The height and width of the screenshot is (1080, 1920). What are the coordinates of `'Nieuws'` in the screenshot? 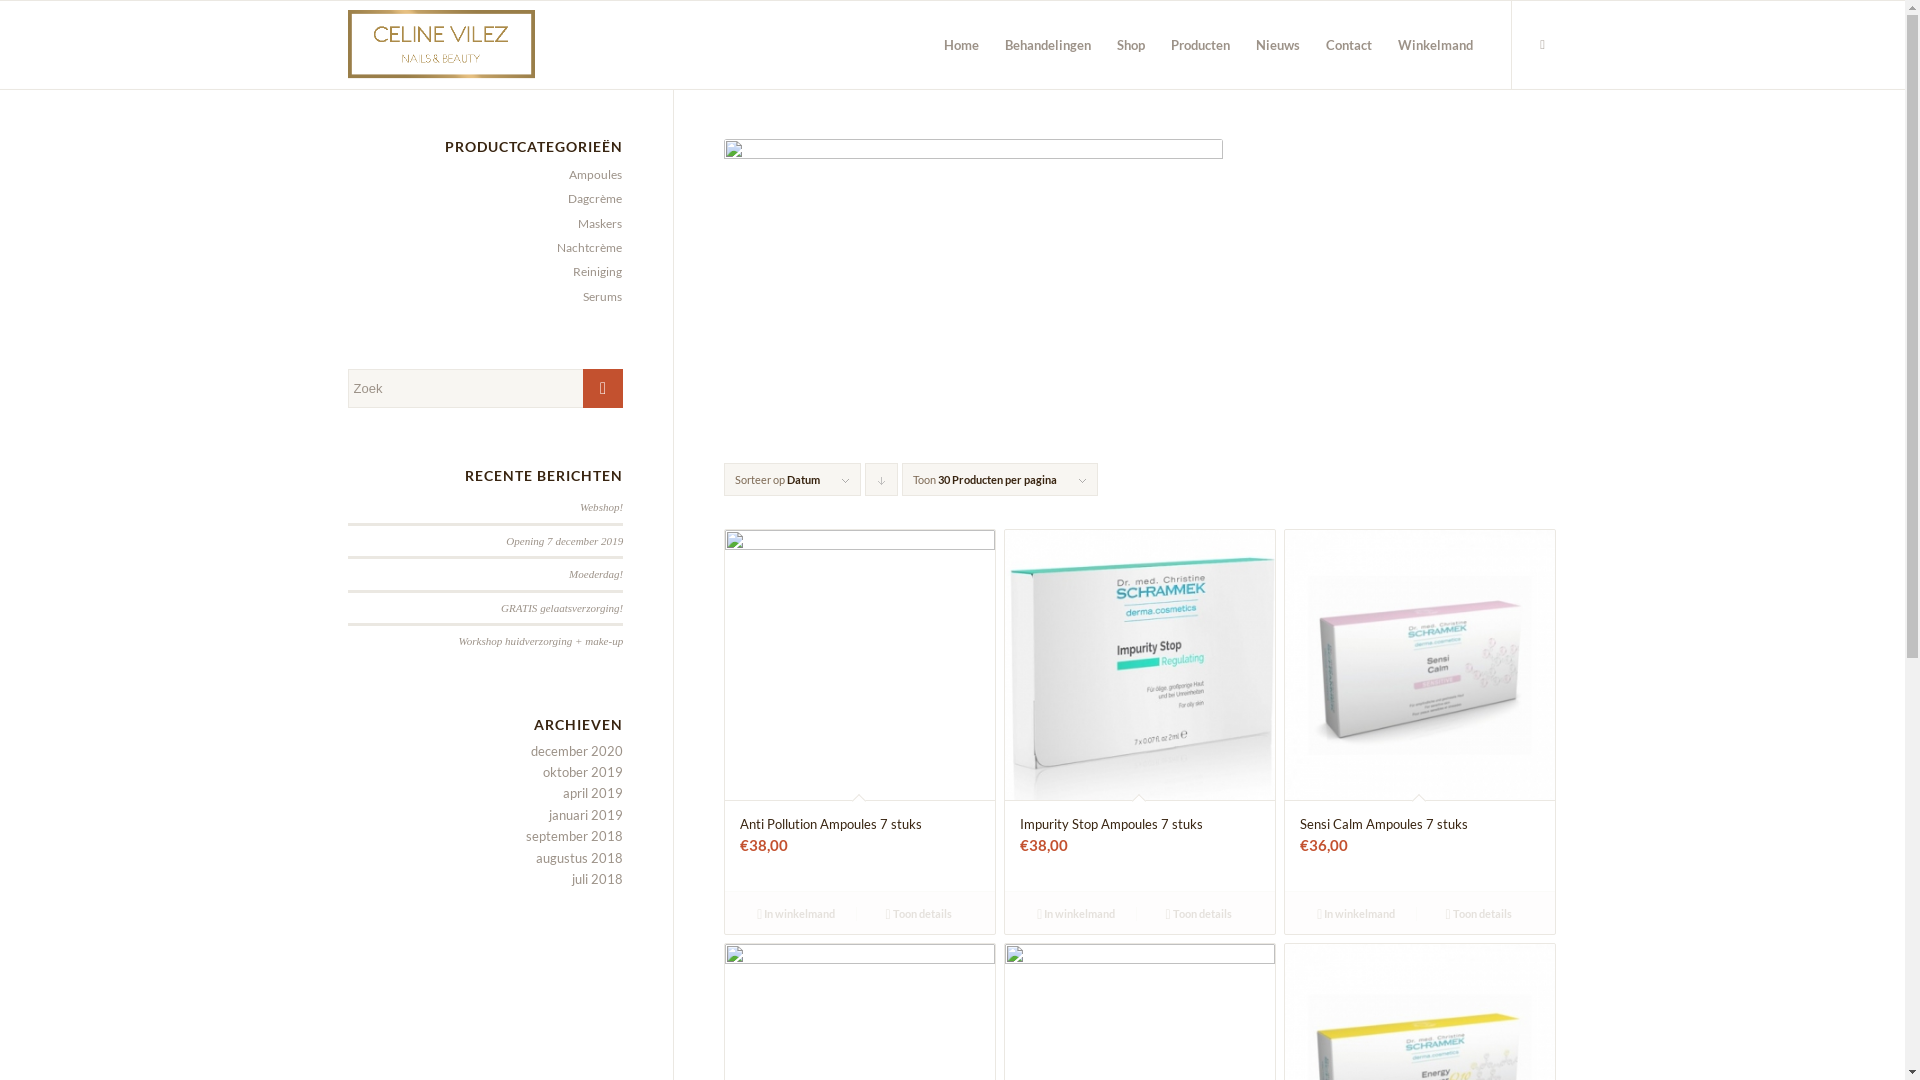 It's located at (1275, 45).